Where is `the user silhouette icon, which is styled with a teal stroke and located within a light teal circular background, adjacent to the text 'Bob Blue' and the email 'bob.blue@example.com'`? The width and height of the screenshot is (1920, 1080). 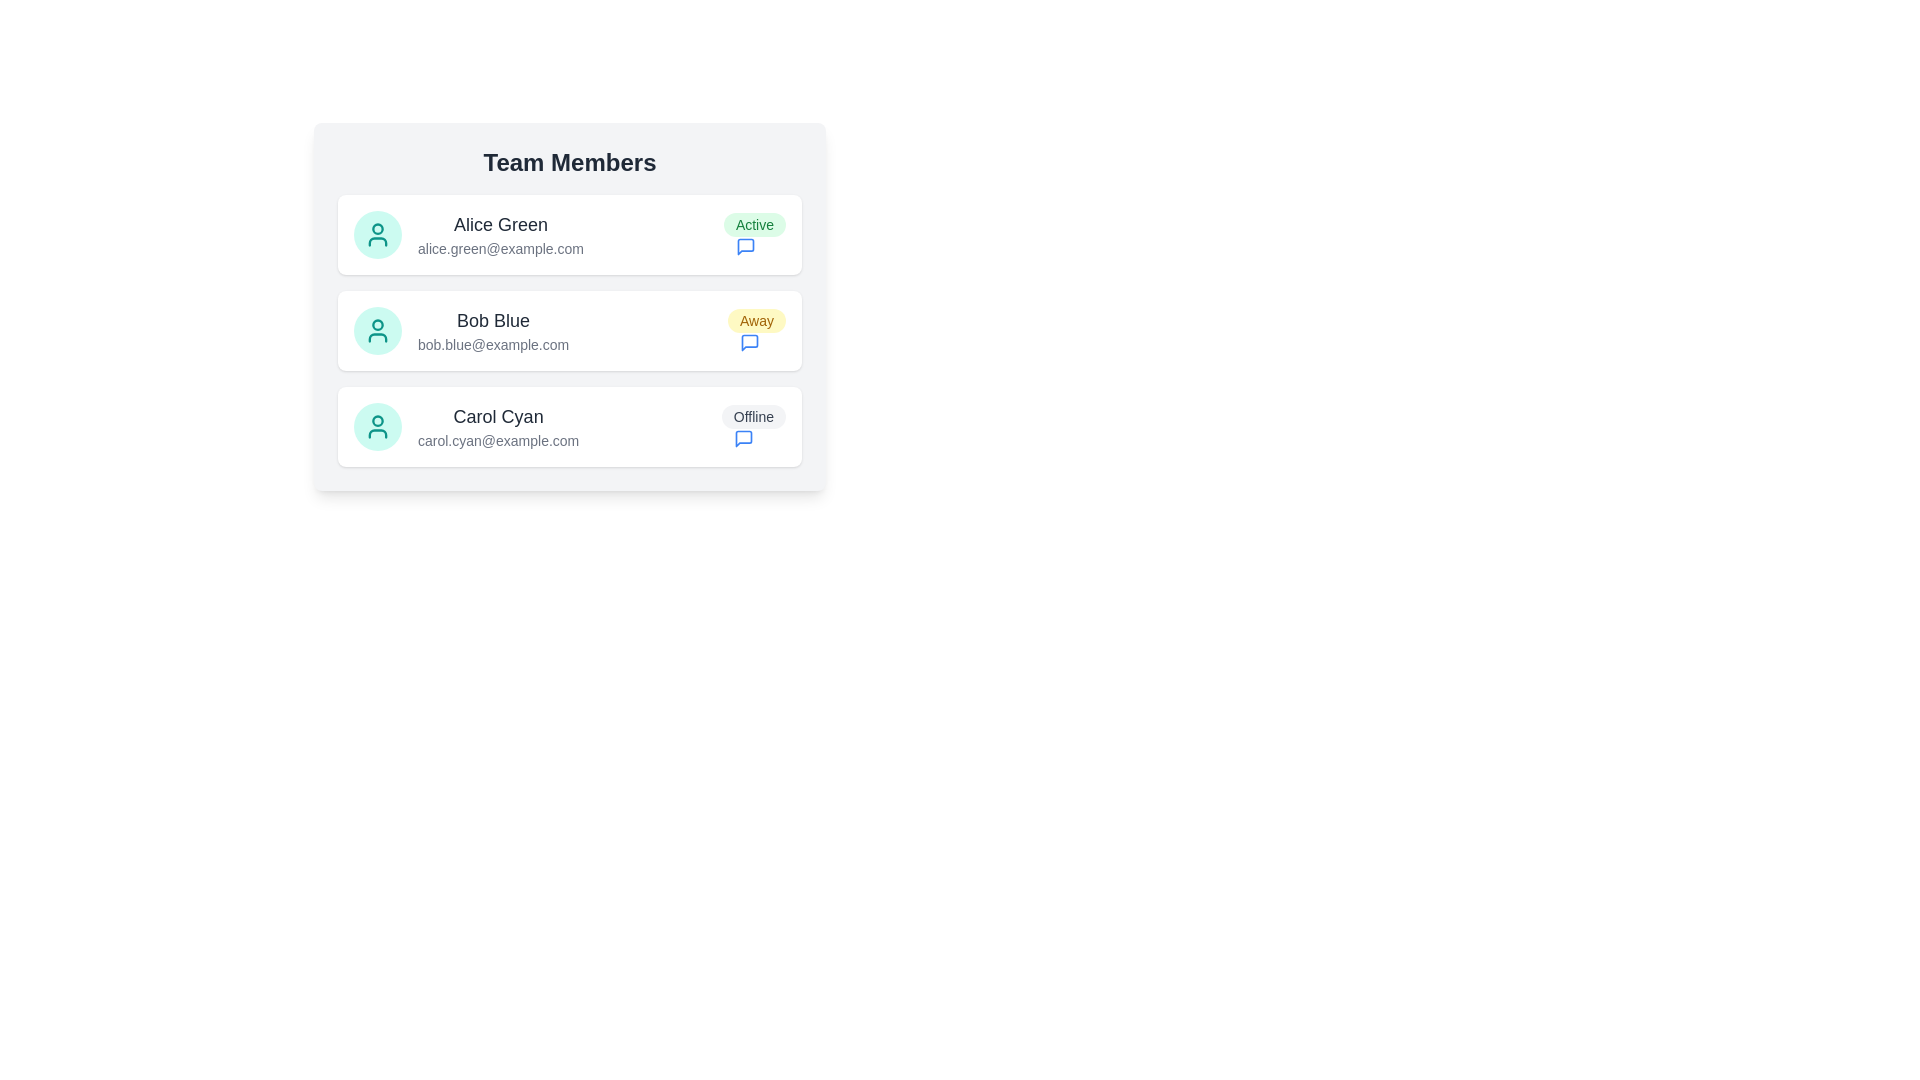
the user silhouette icon, which is styled with a teal stroke and located within a light teal circular background, adjacent to the text 'Bob Blue' and the email 'bob.blue@example.com' is located at coordinates (378, 330).